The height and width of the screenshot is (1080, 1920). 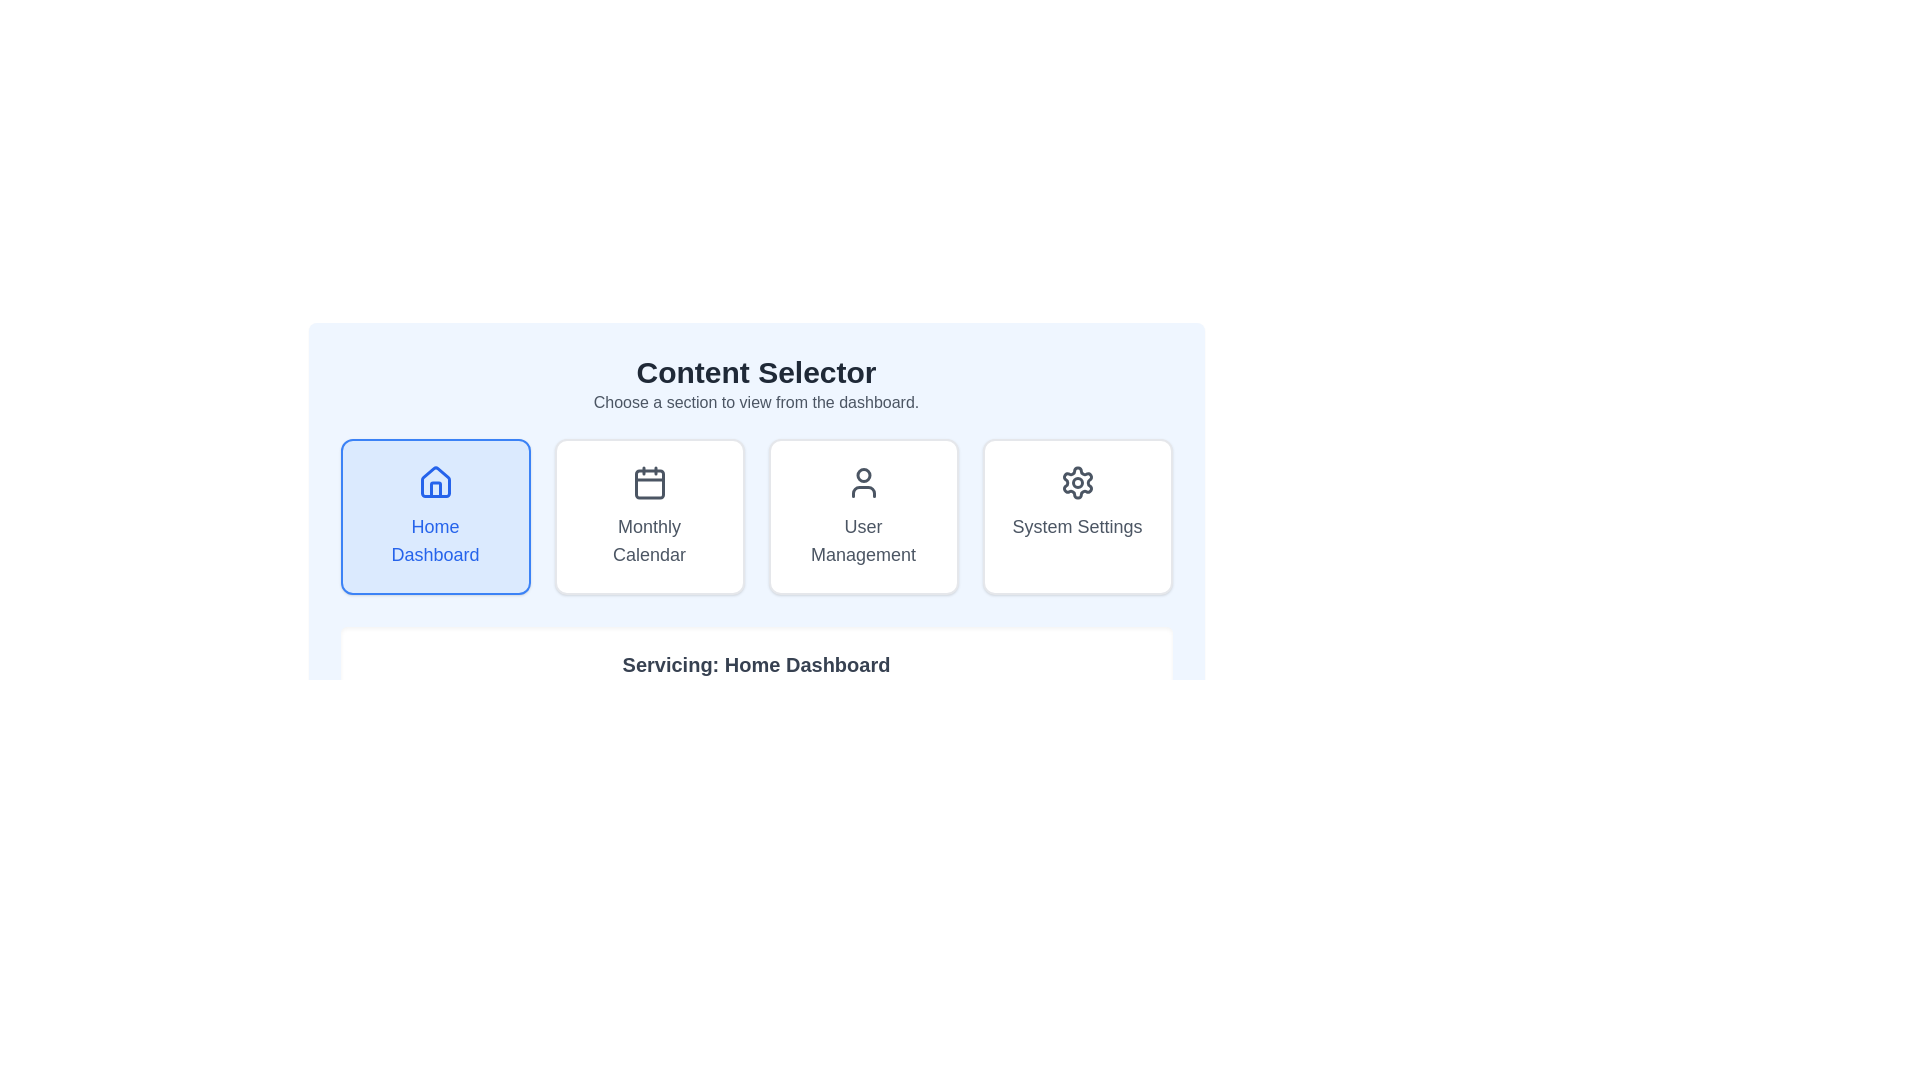 What do you see at coordinates (434, 515) in the screenshot?
I see `the 'Home Dashboard' button located below the 'Content Selector' title` at bounding box center [434, 515].